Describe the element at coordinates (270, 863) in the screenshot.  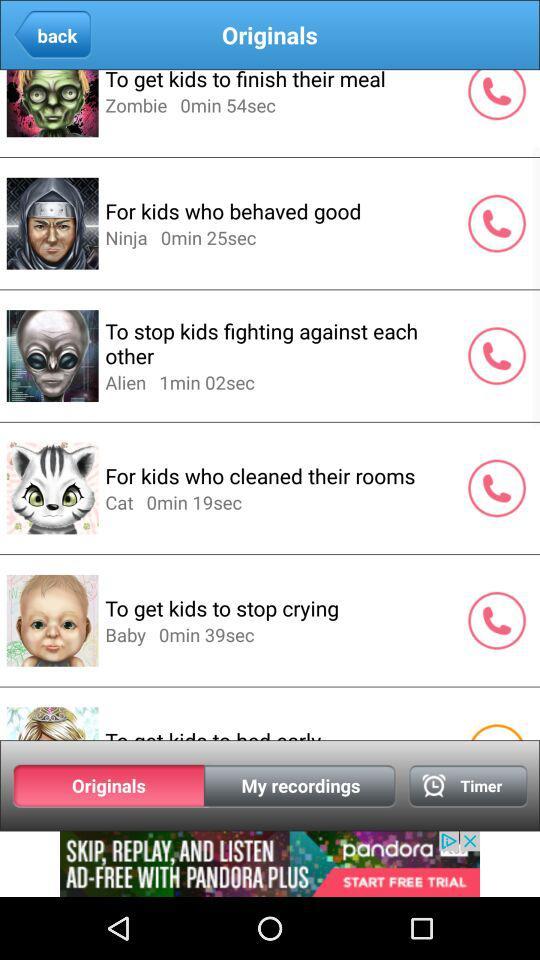
I see `advertisement banner` at that location.